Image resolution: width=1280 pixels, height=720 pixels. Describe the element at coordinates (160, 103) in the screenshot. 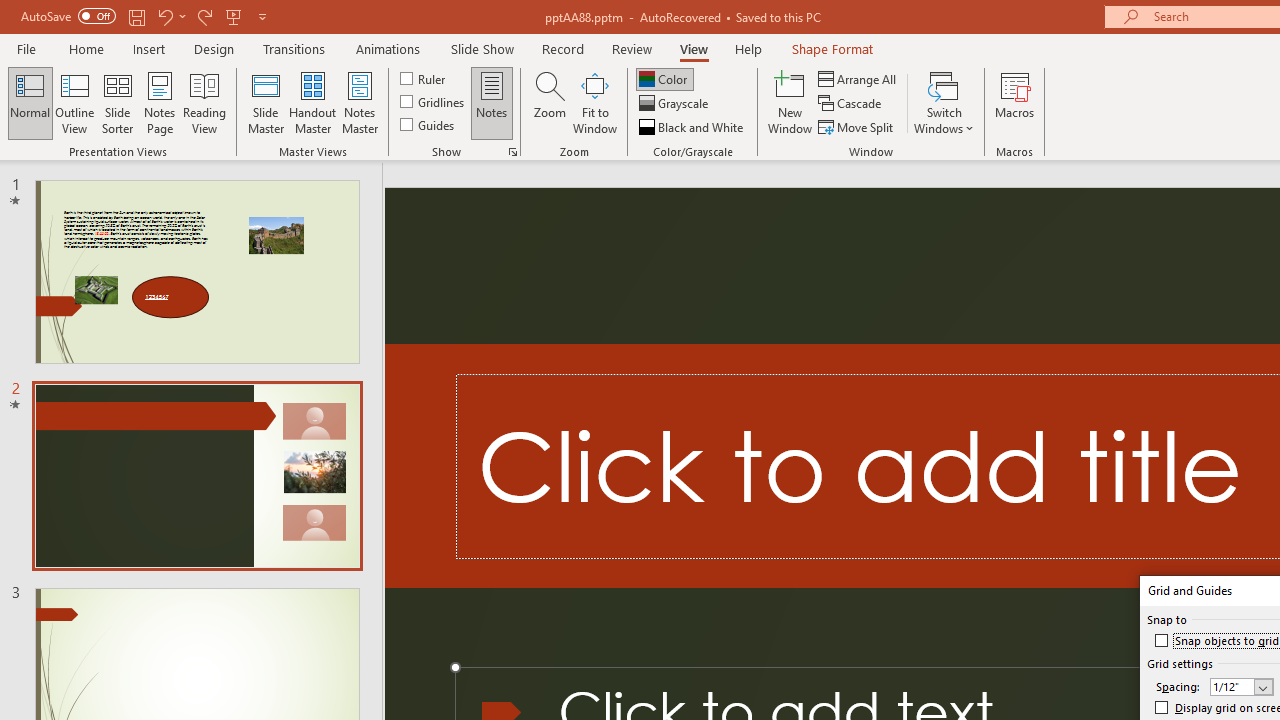

I see `'Notes Page'` at that location.